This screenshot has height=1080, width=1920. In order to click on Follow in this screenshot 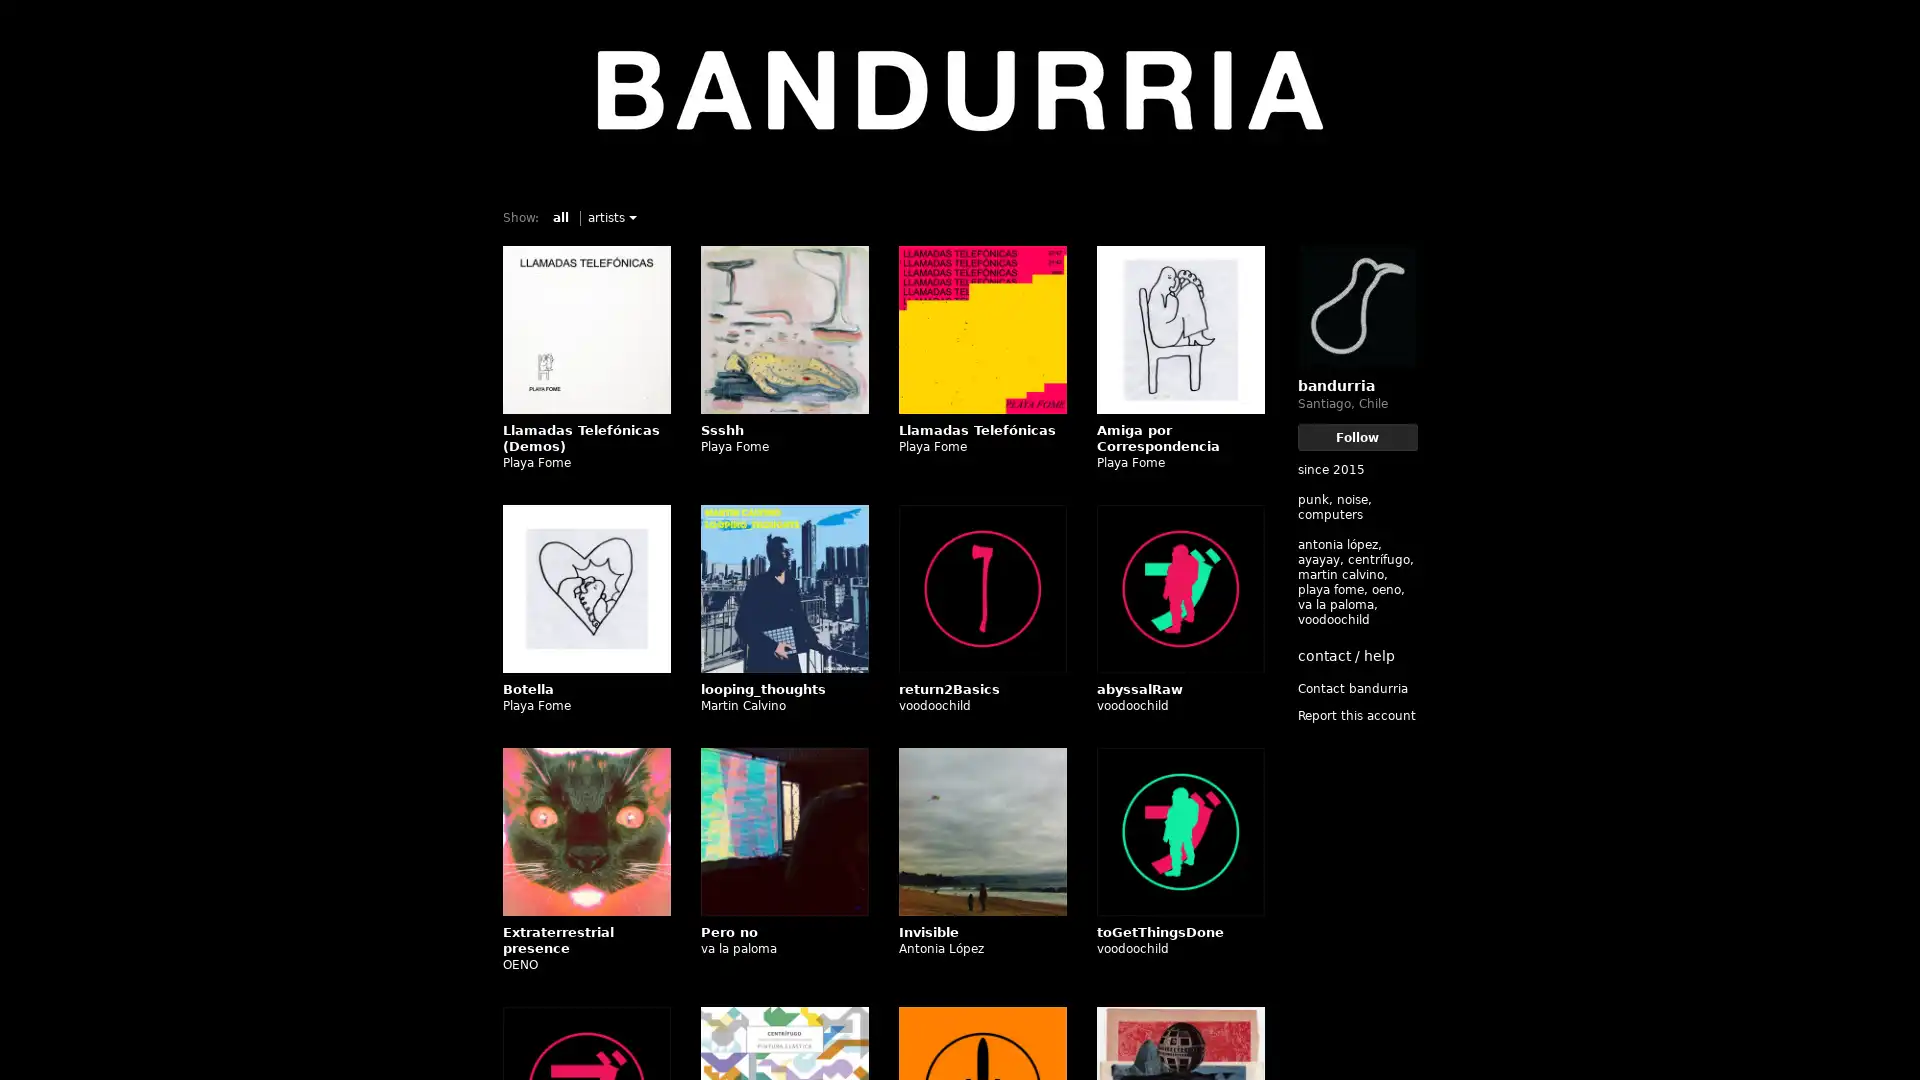, I will do `click(1357, 436)`.